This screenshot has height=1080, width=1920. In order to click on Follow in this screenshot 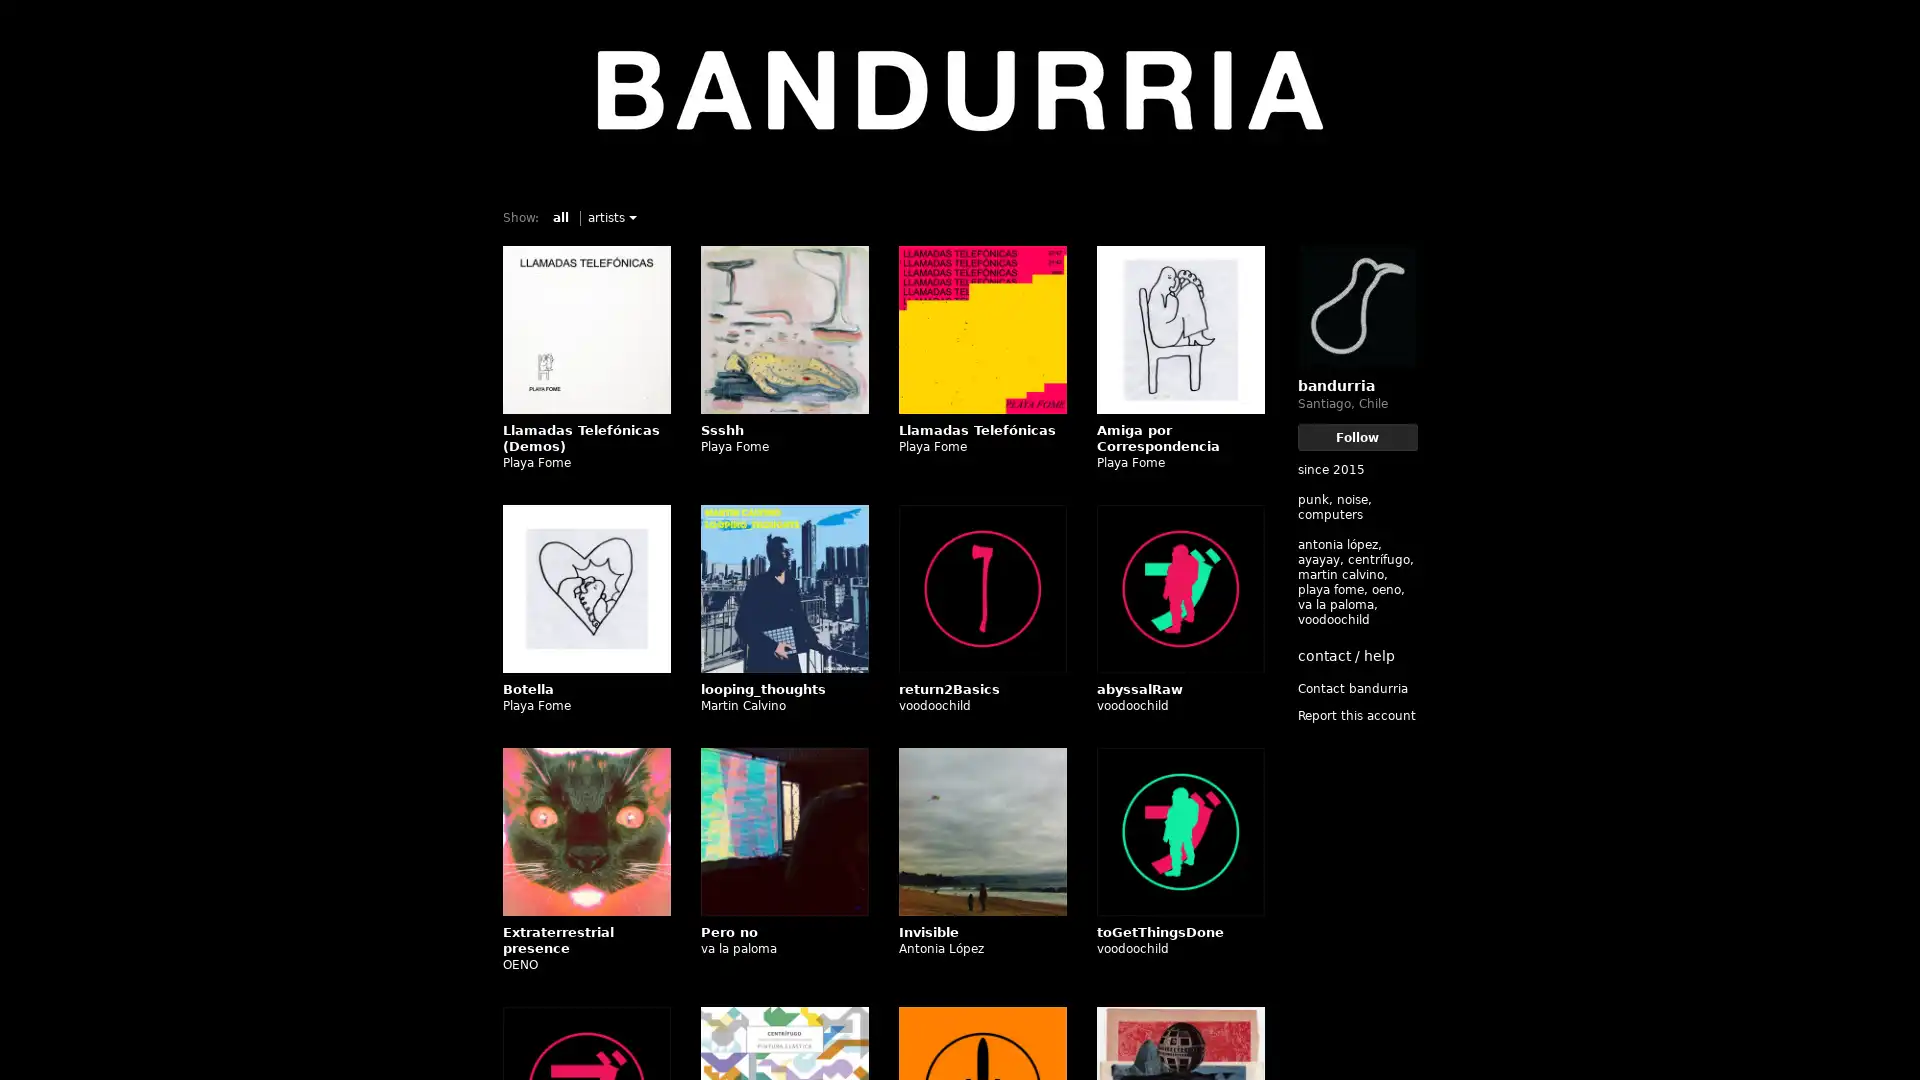, I will do `click(1357, 436)`.